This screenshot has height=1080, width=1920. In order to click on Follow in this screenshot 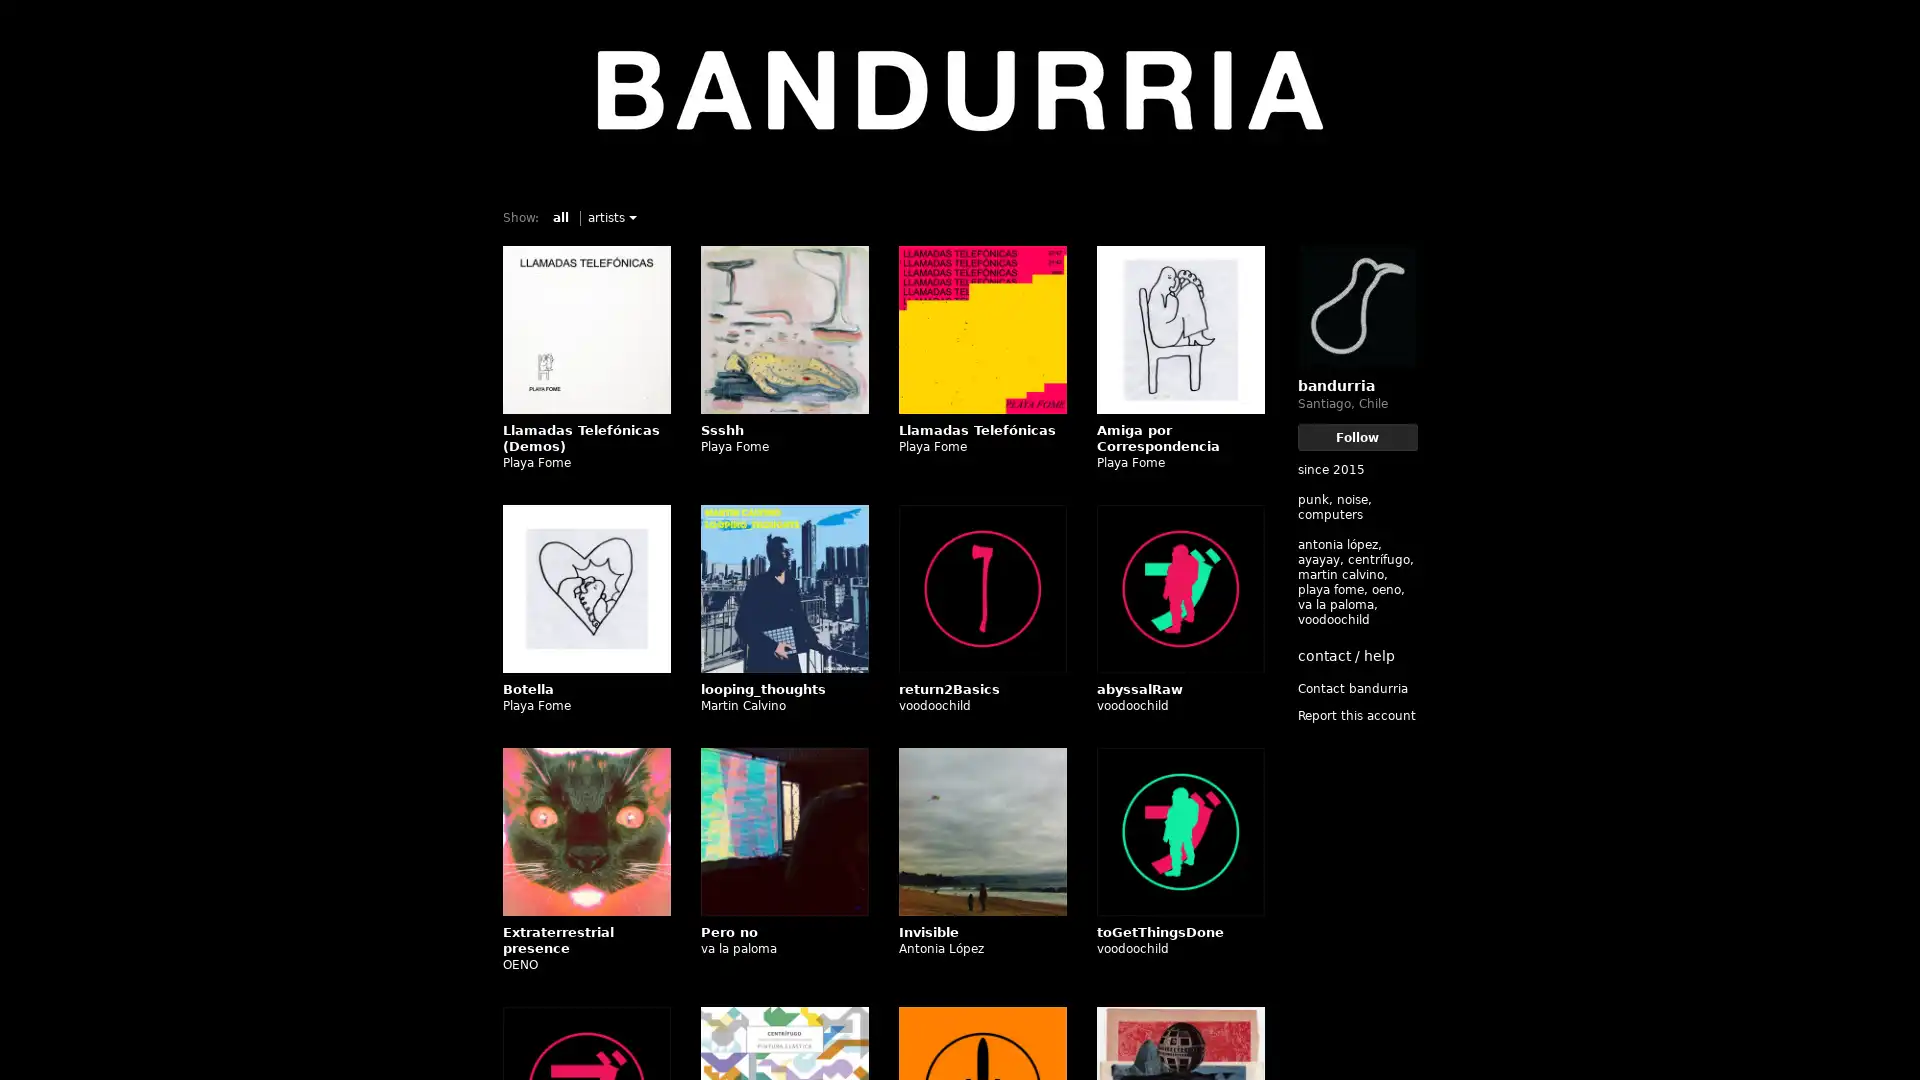, I will do `click(1357, 436)`.